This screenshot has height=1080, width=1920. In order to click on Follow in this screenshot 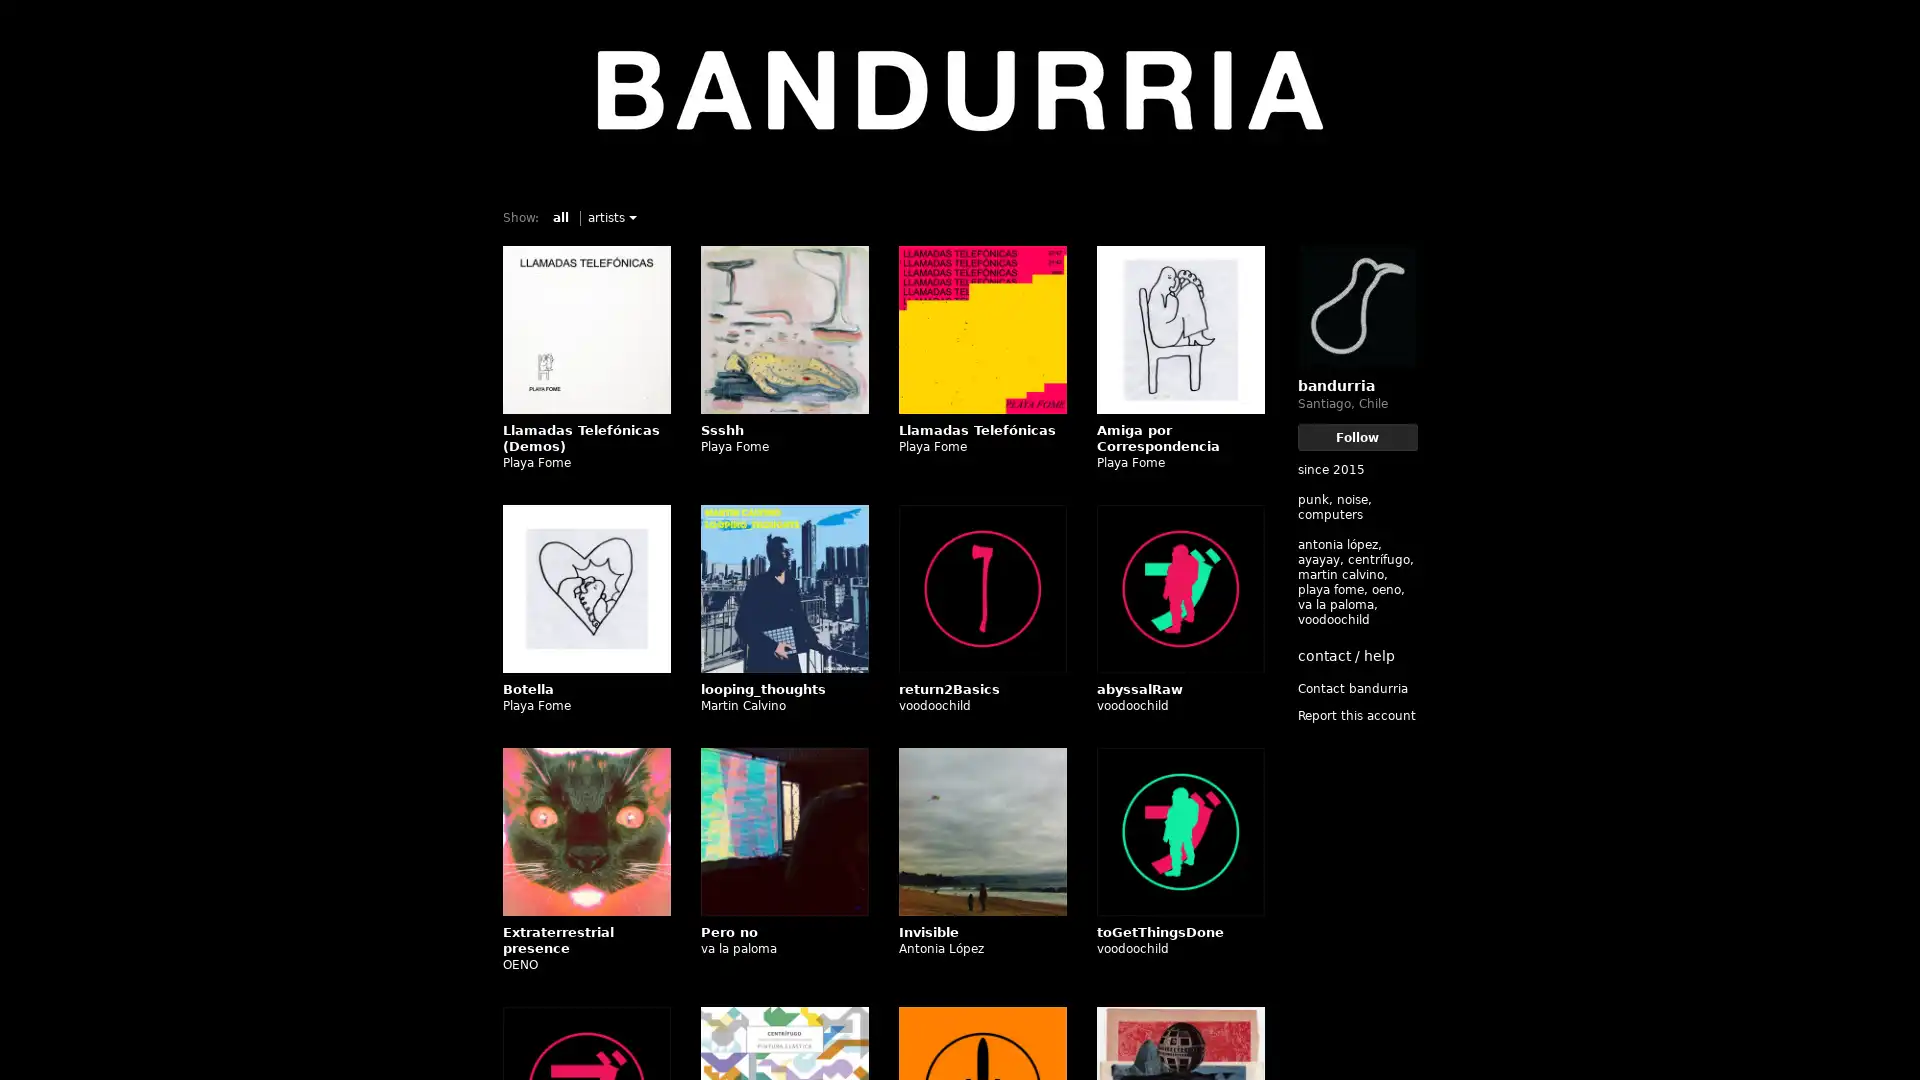, I will do `click(1357, 436)`.